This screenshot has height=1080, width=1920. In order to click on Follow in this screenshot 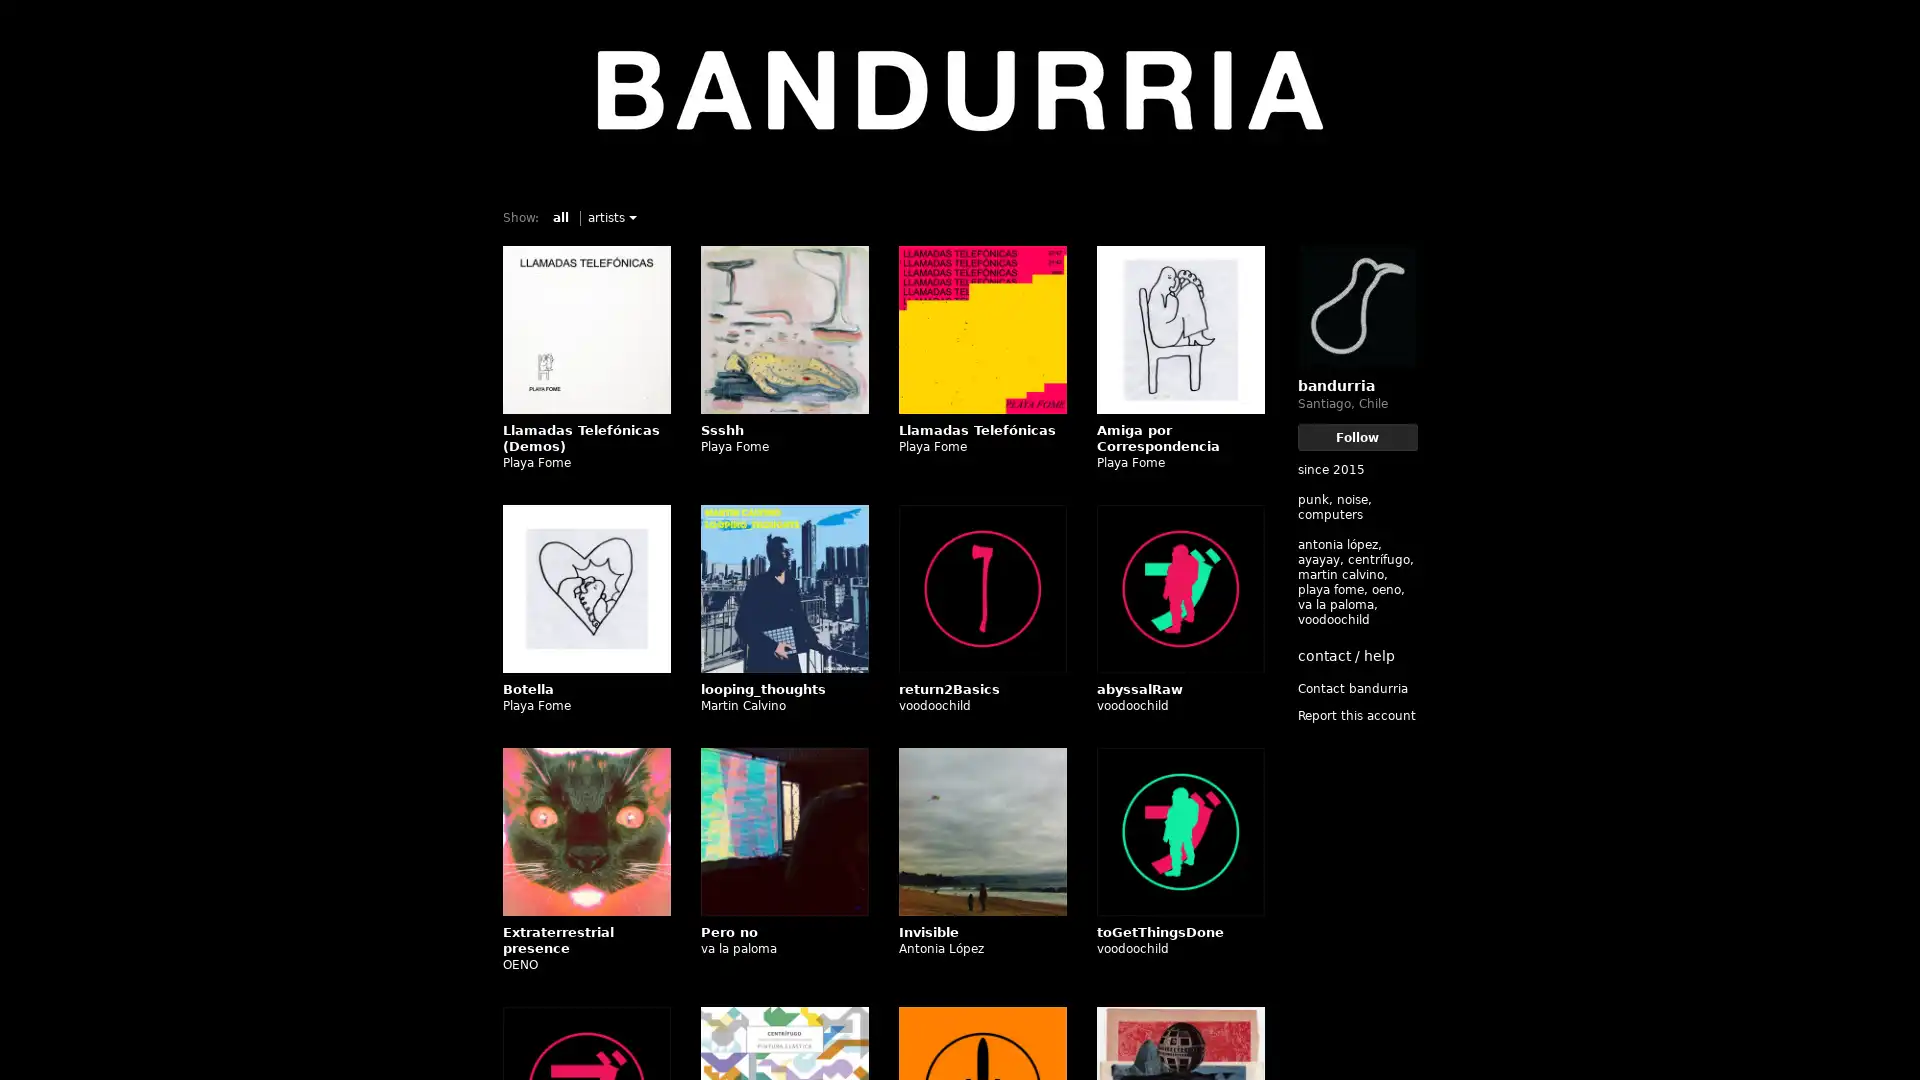, I will do `click(1357, 436)`.